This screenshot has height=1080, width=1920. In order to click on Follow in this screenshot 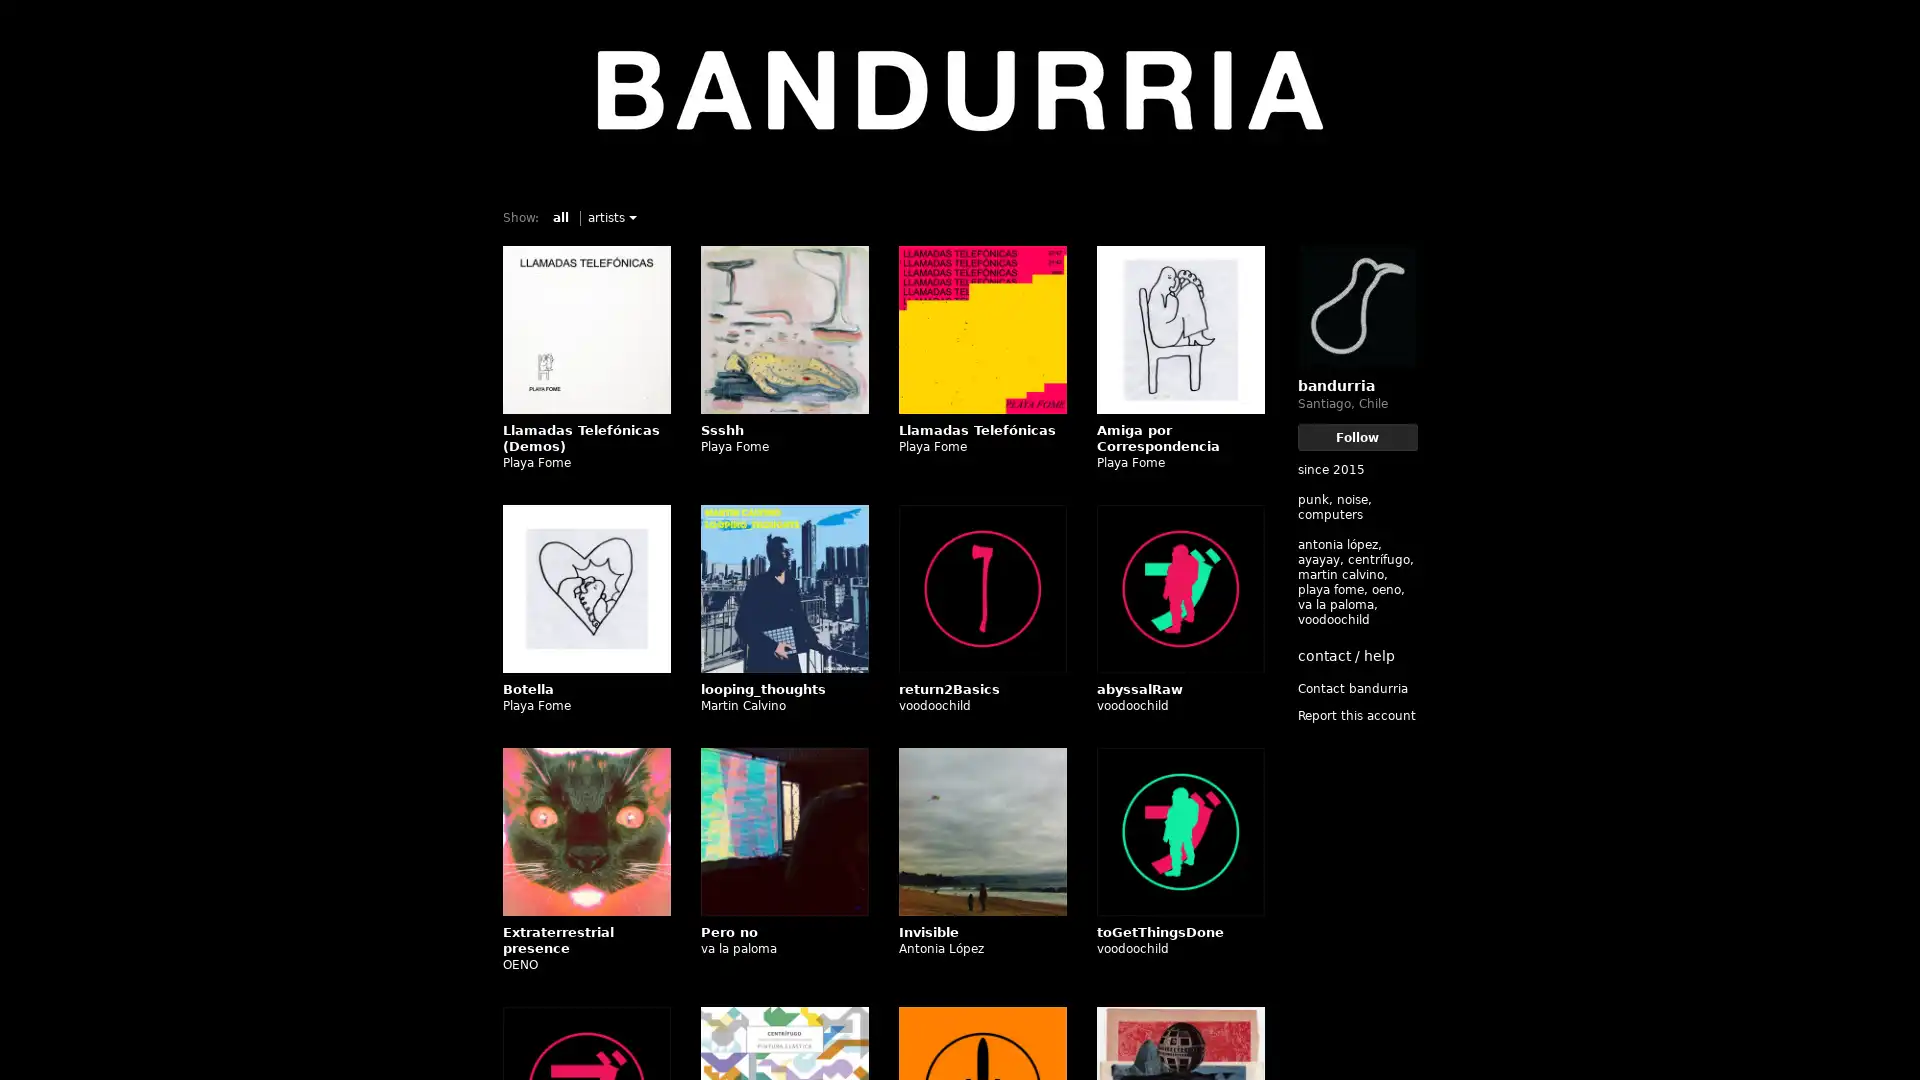, I will do `click(1357, 436)`.